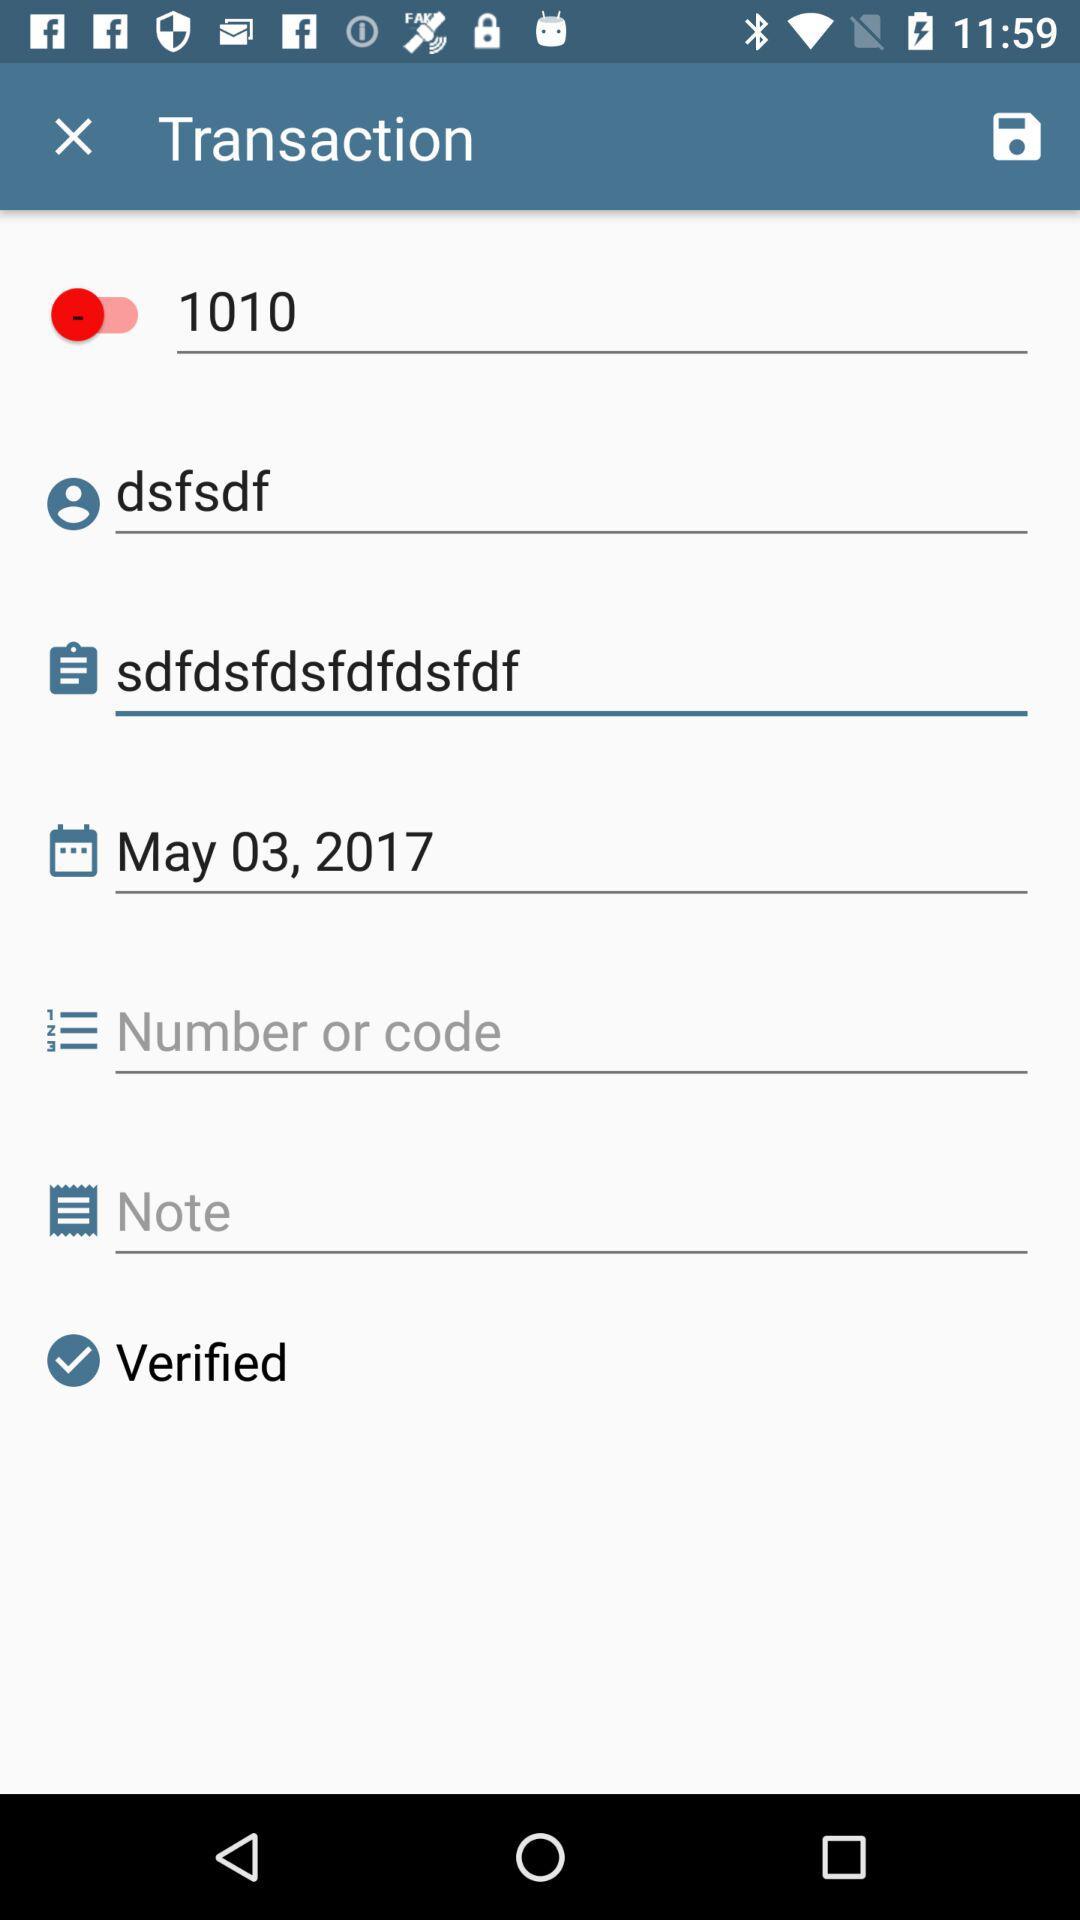 Image resolution: width=1080 pixels, height=1920 pixels. I want to click on may 03, 2017 item, so click(571, 850).